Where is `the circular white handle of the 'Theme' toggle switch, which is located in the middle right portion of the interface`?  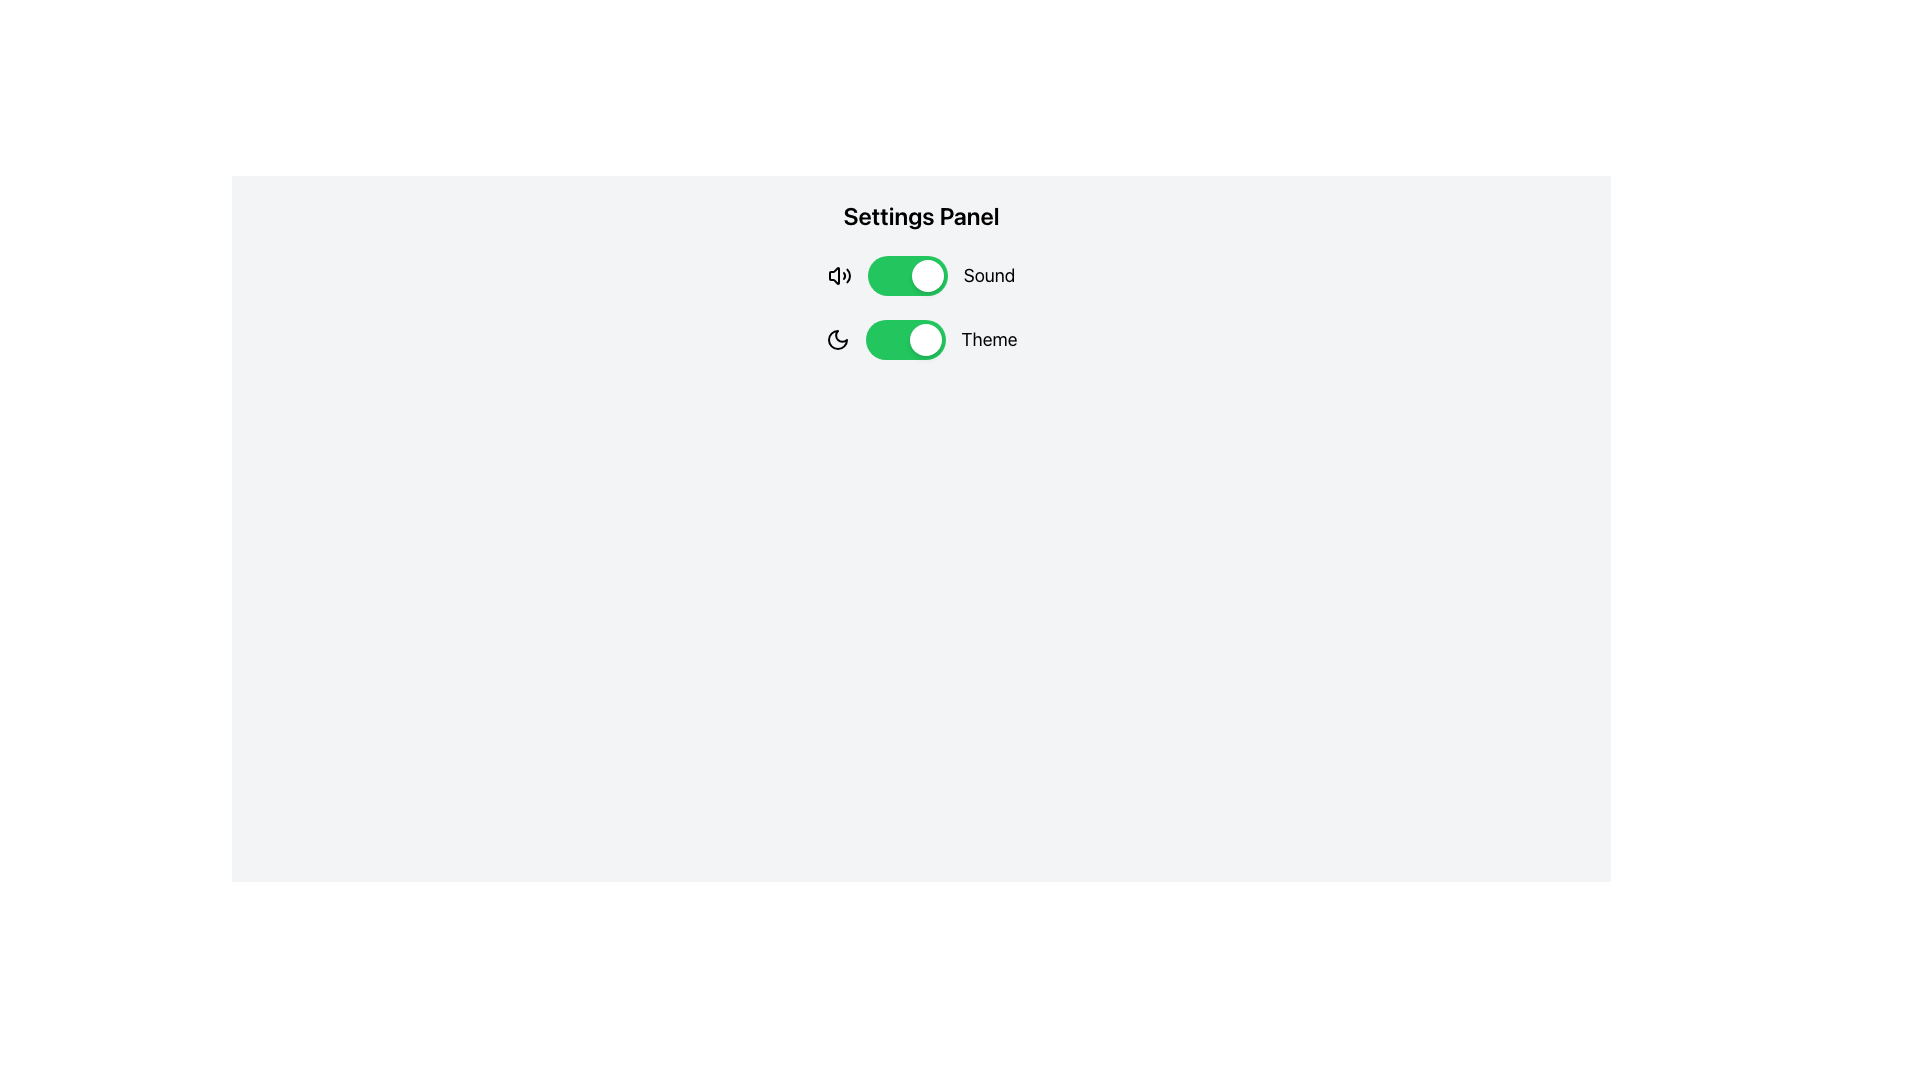 the circular white handle of the 'Theme' toggle switch, which is located in the middle right portion of the interface is located at coordinates (940, 338).